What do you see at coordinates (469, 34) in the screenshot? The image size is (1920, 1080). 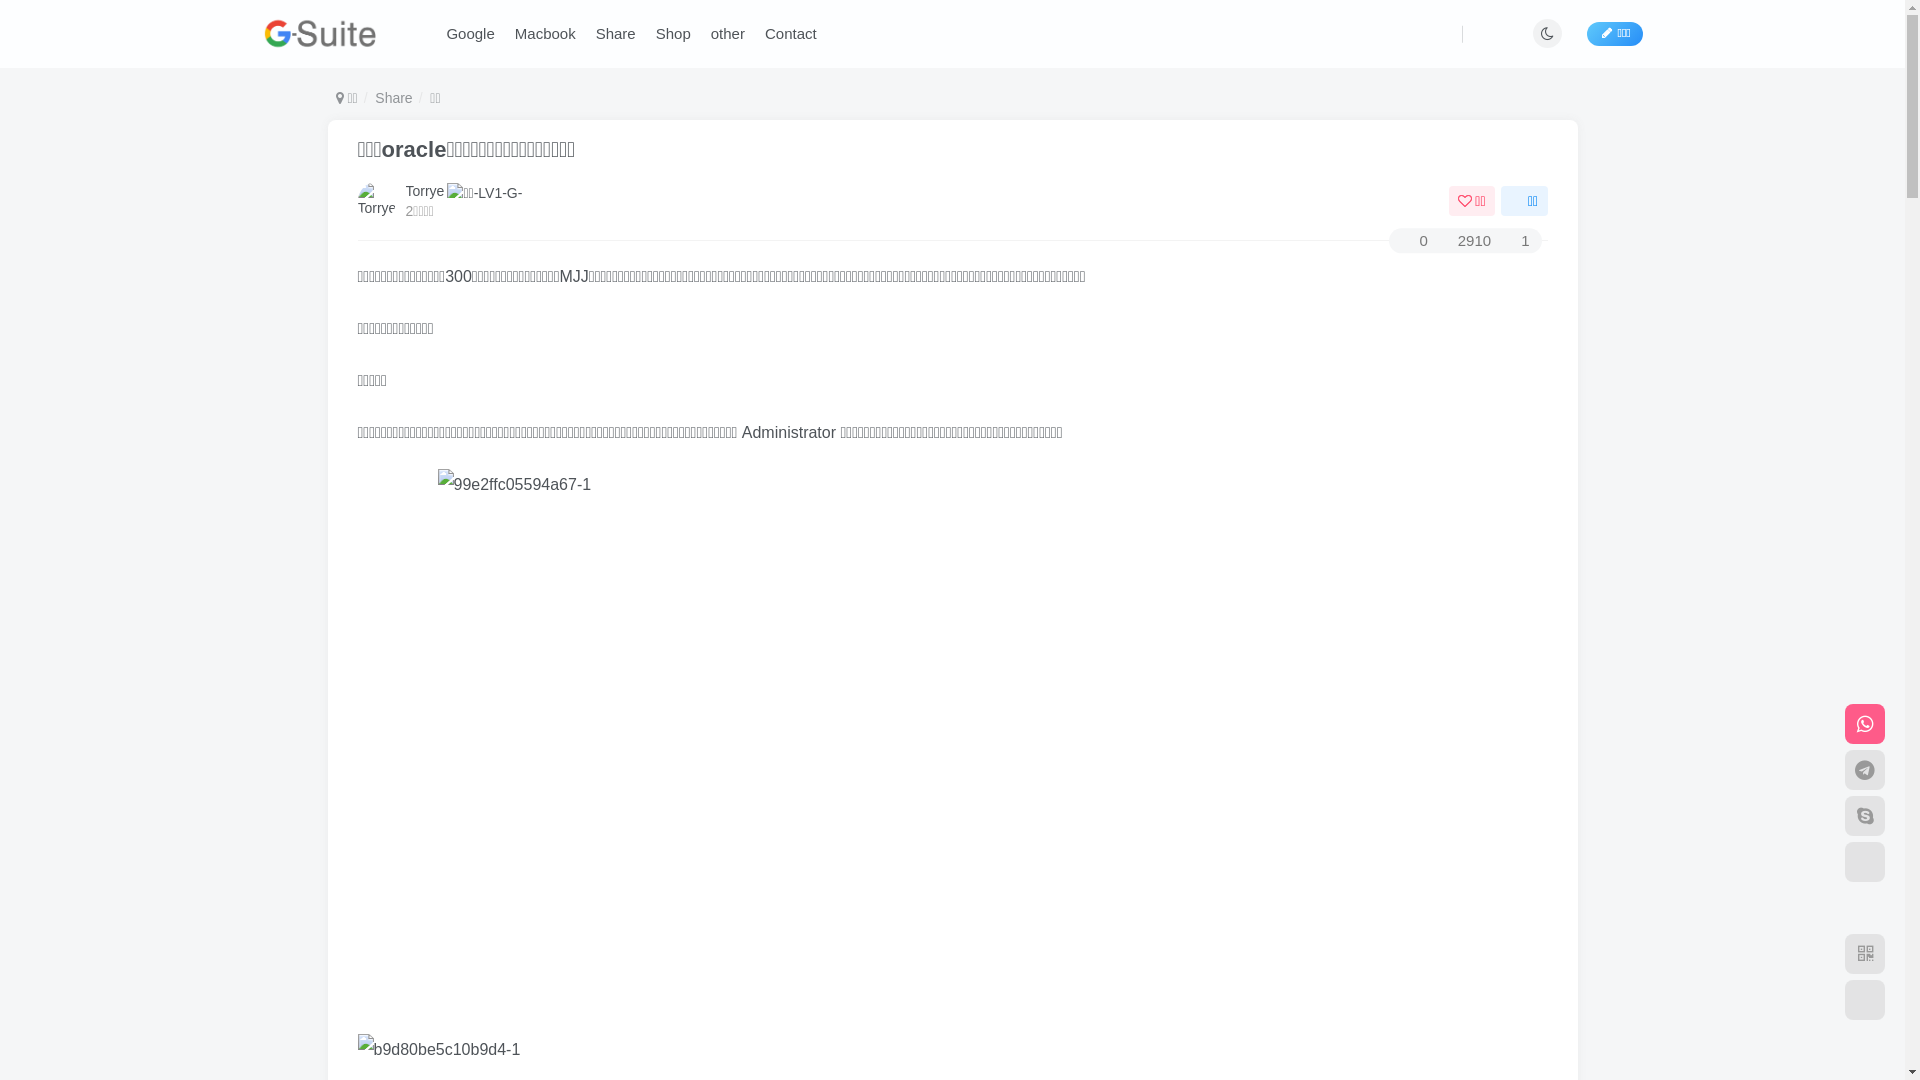 I see `'Google'` at bounding box center [469, 34].